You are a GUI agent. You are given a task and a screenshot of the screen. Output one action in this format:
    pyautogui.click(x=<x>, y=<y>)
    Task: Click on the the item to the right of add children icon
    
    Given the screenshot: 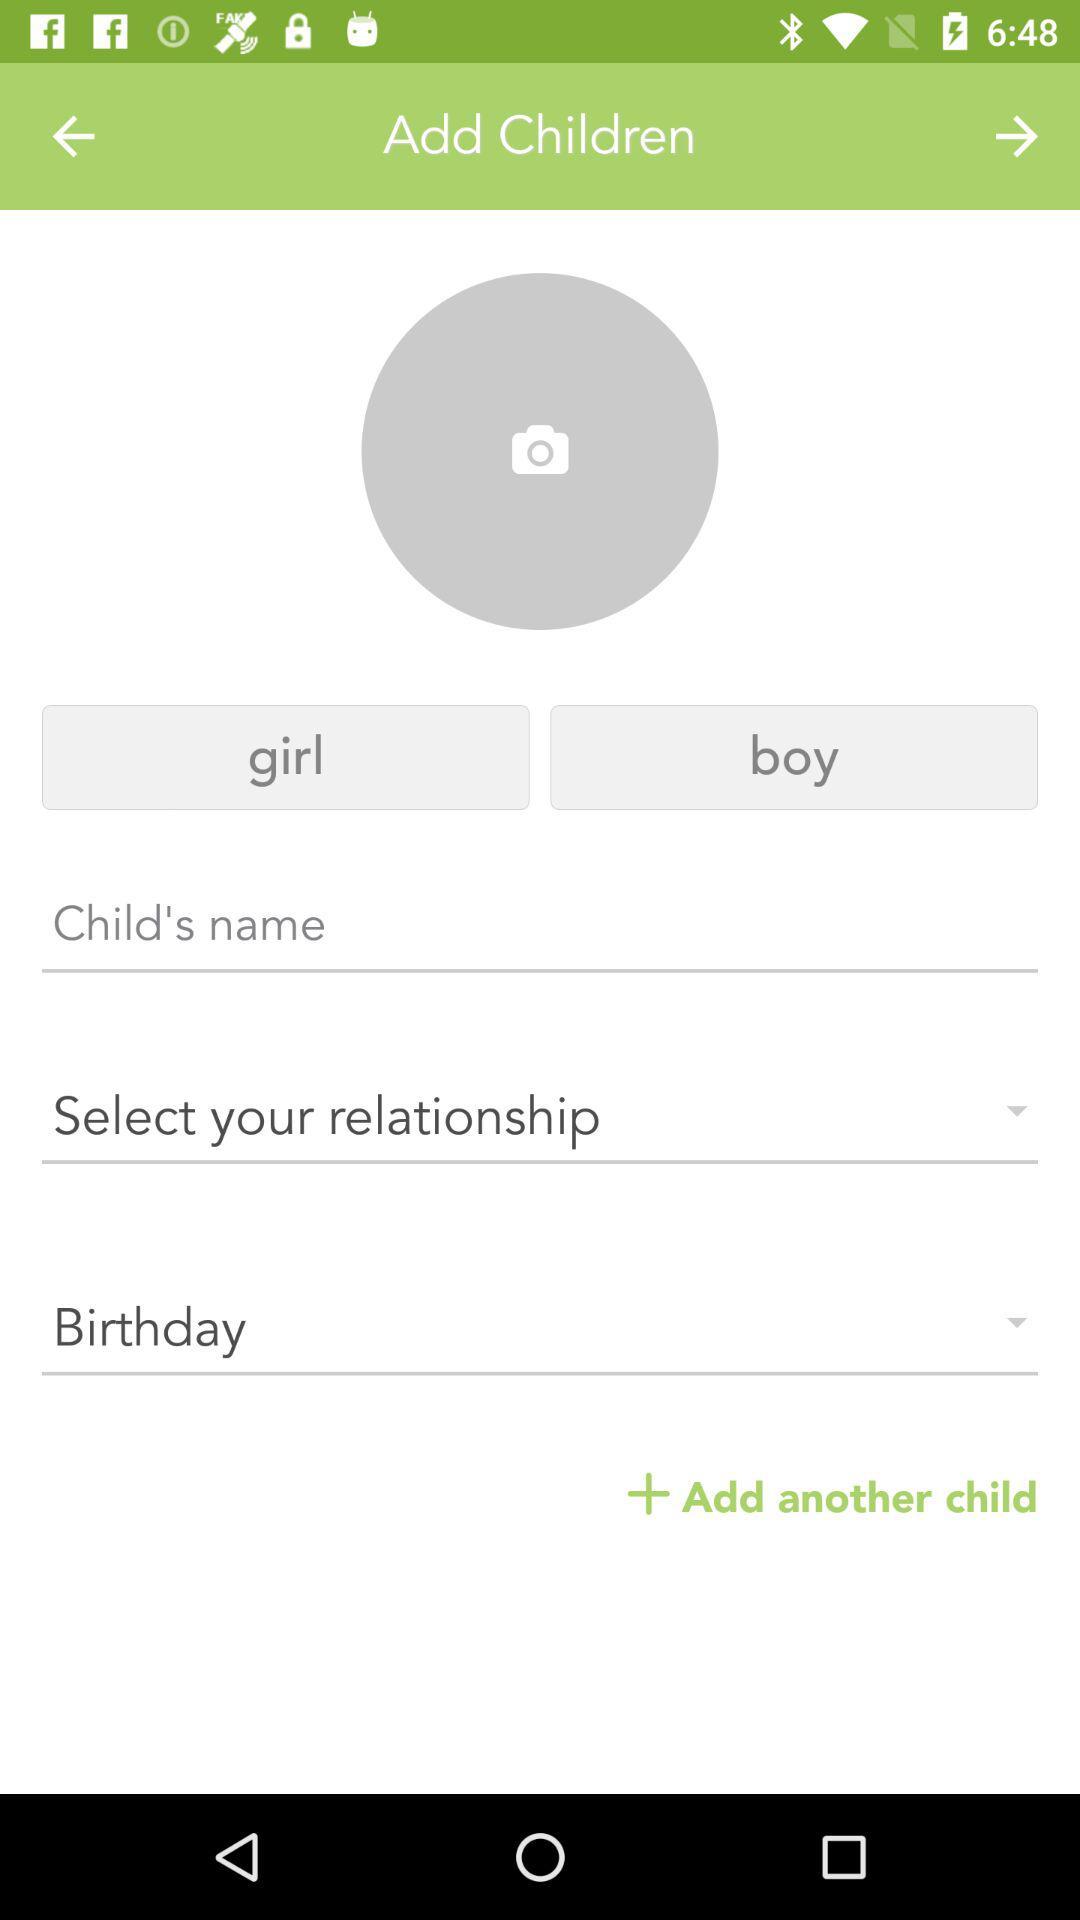 What is the action you would take?
    pyautogui.click(x=1017, y=135)
    